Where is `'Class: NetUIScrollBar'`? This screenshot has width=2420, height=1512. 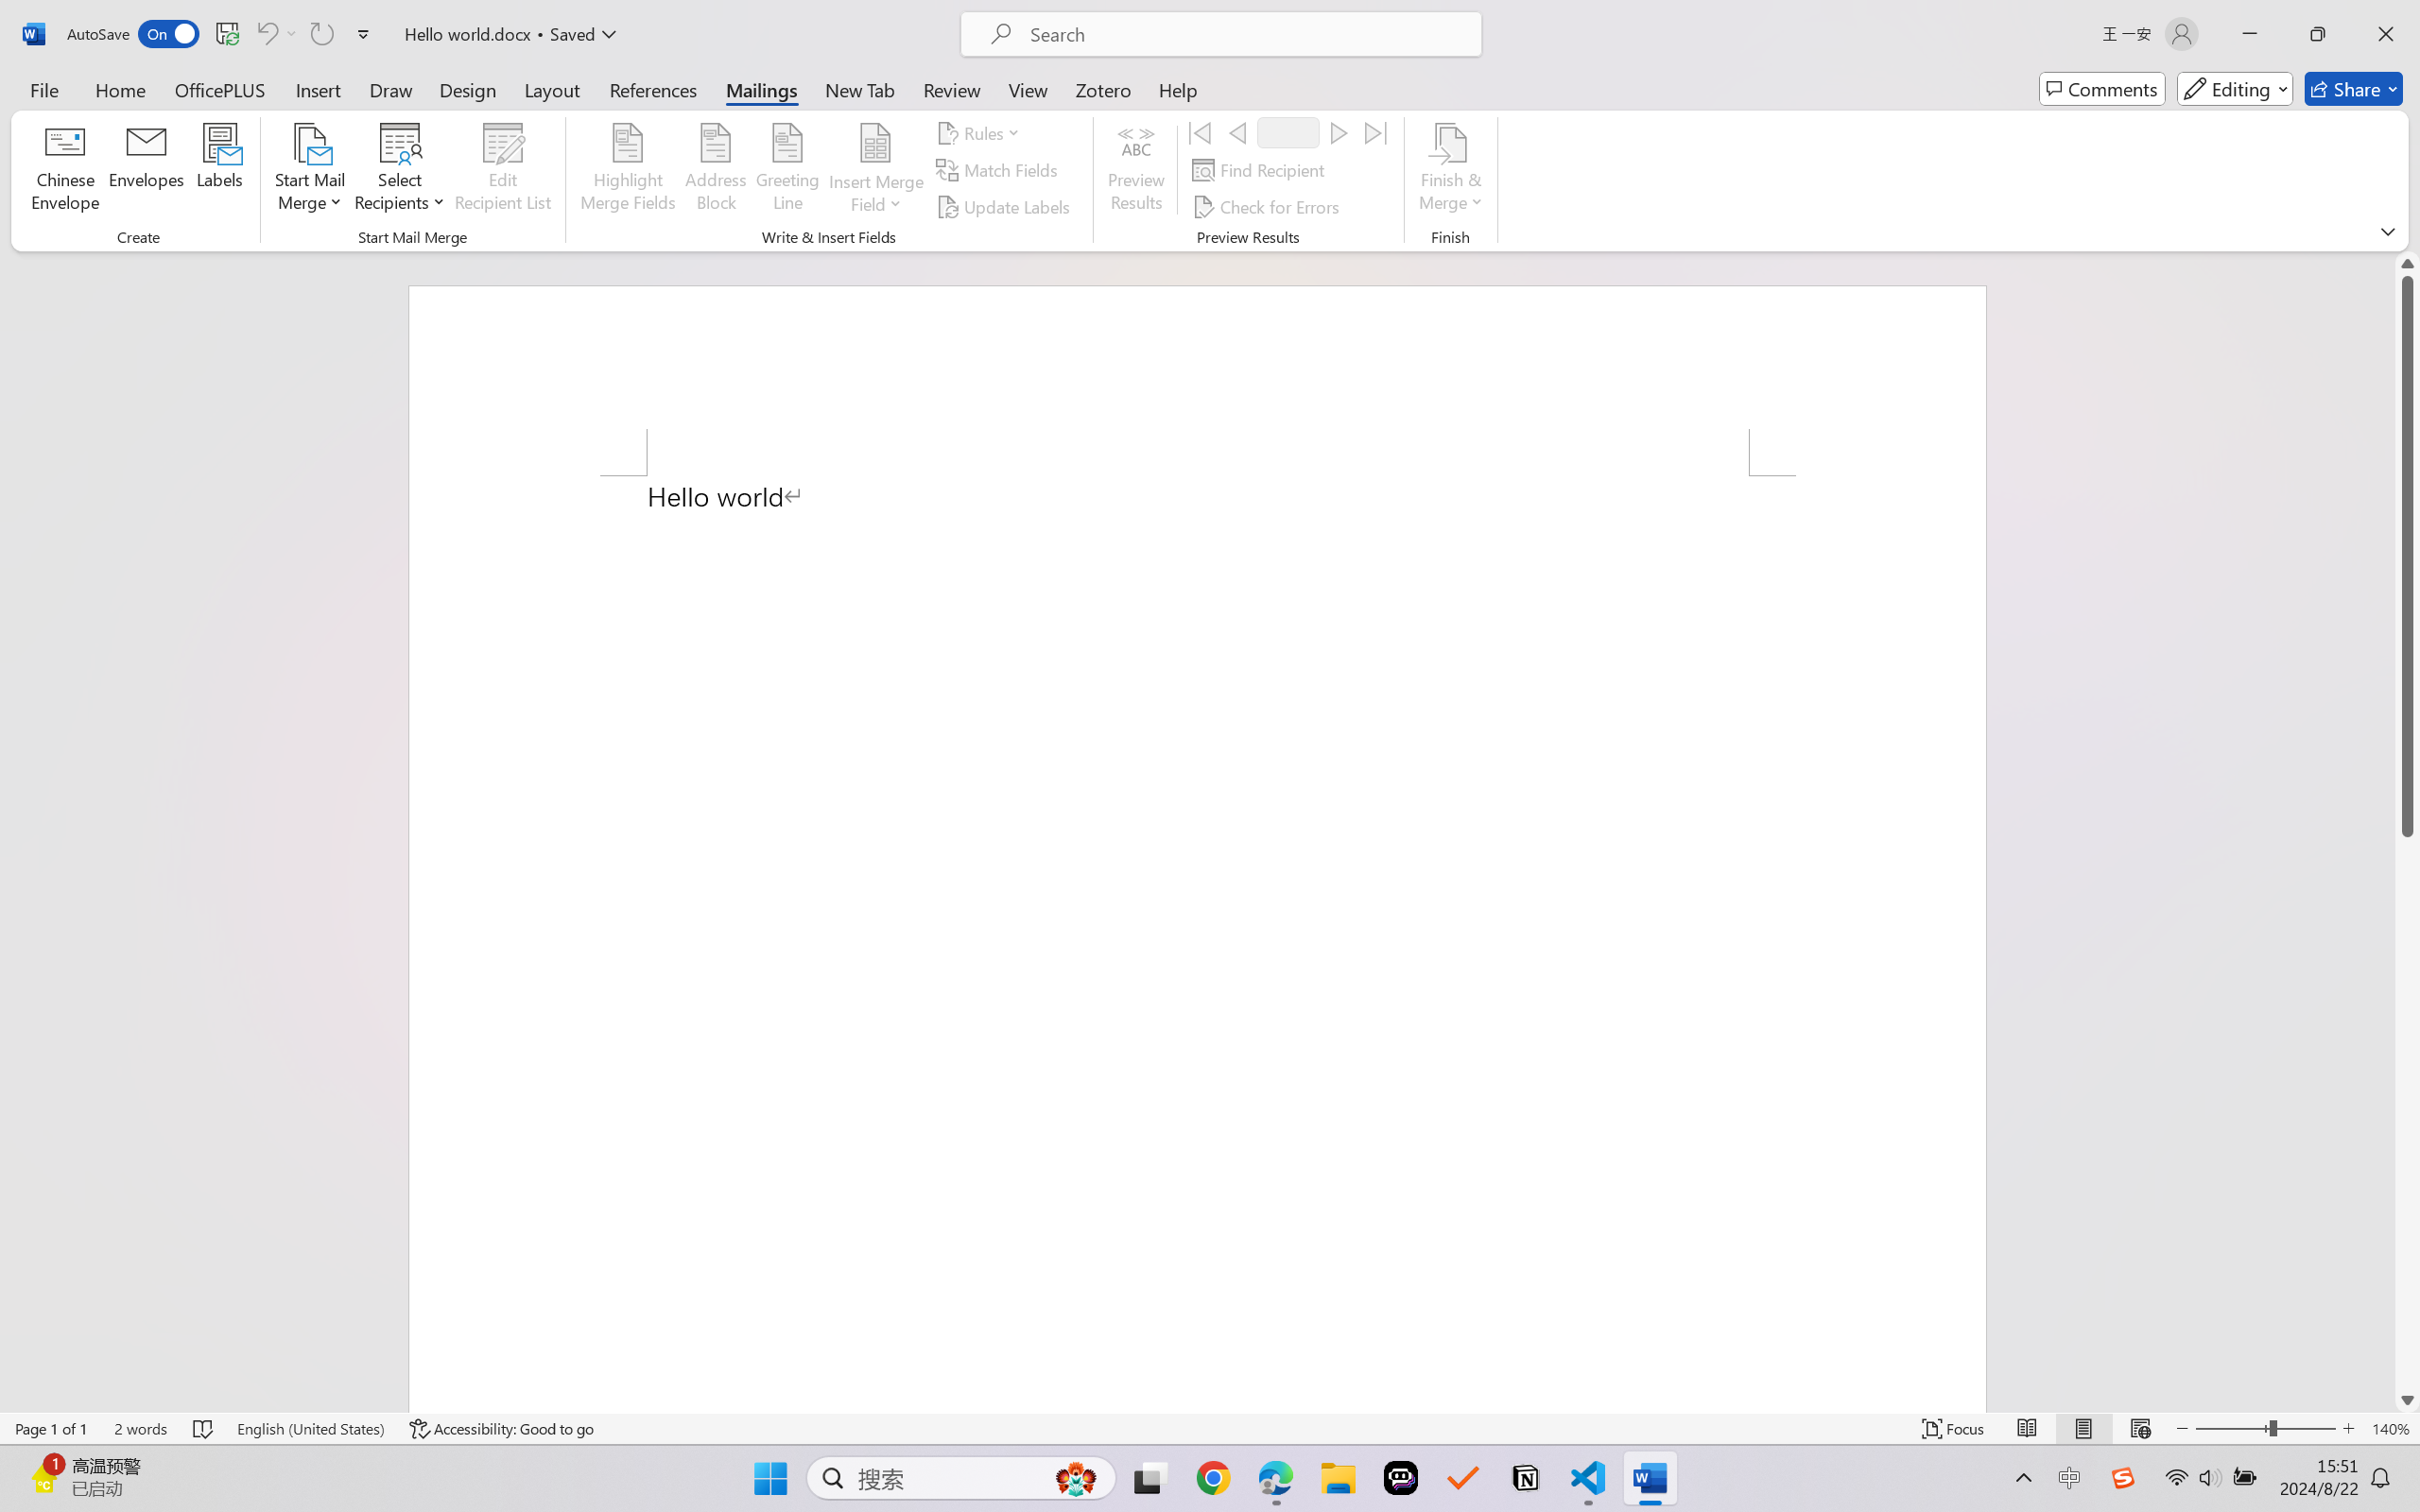 'Class: NetUIScrollBar' is located at coordinates (2407, 831).